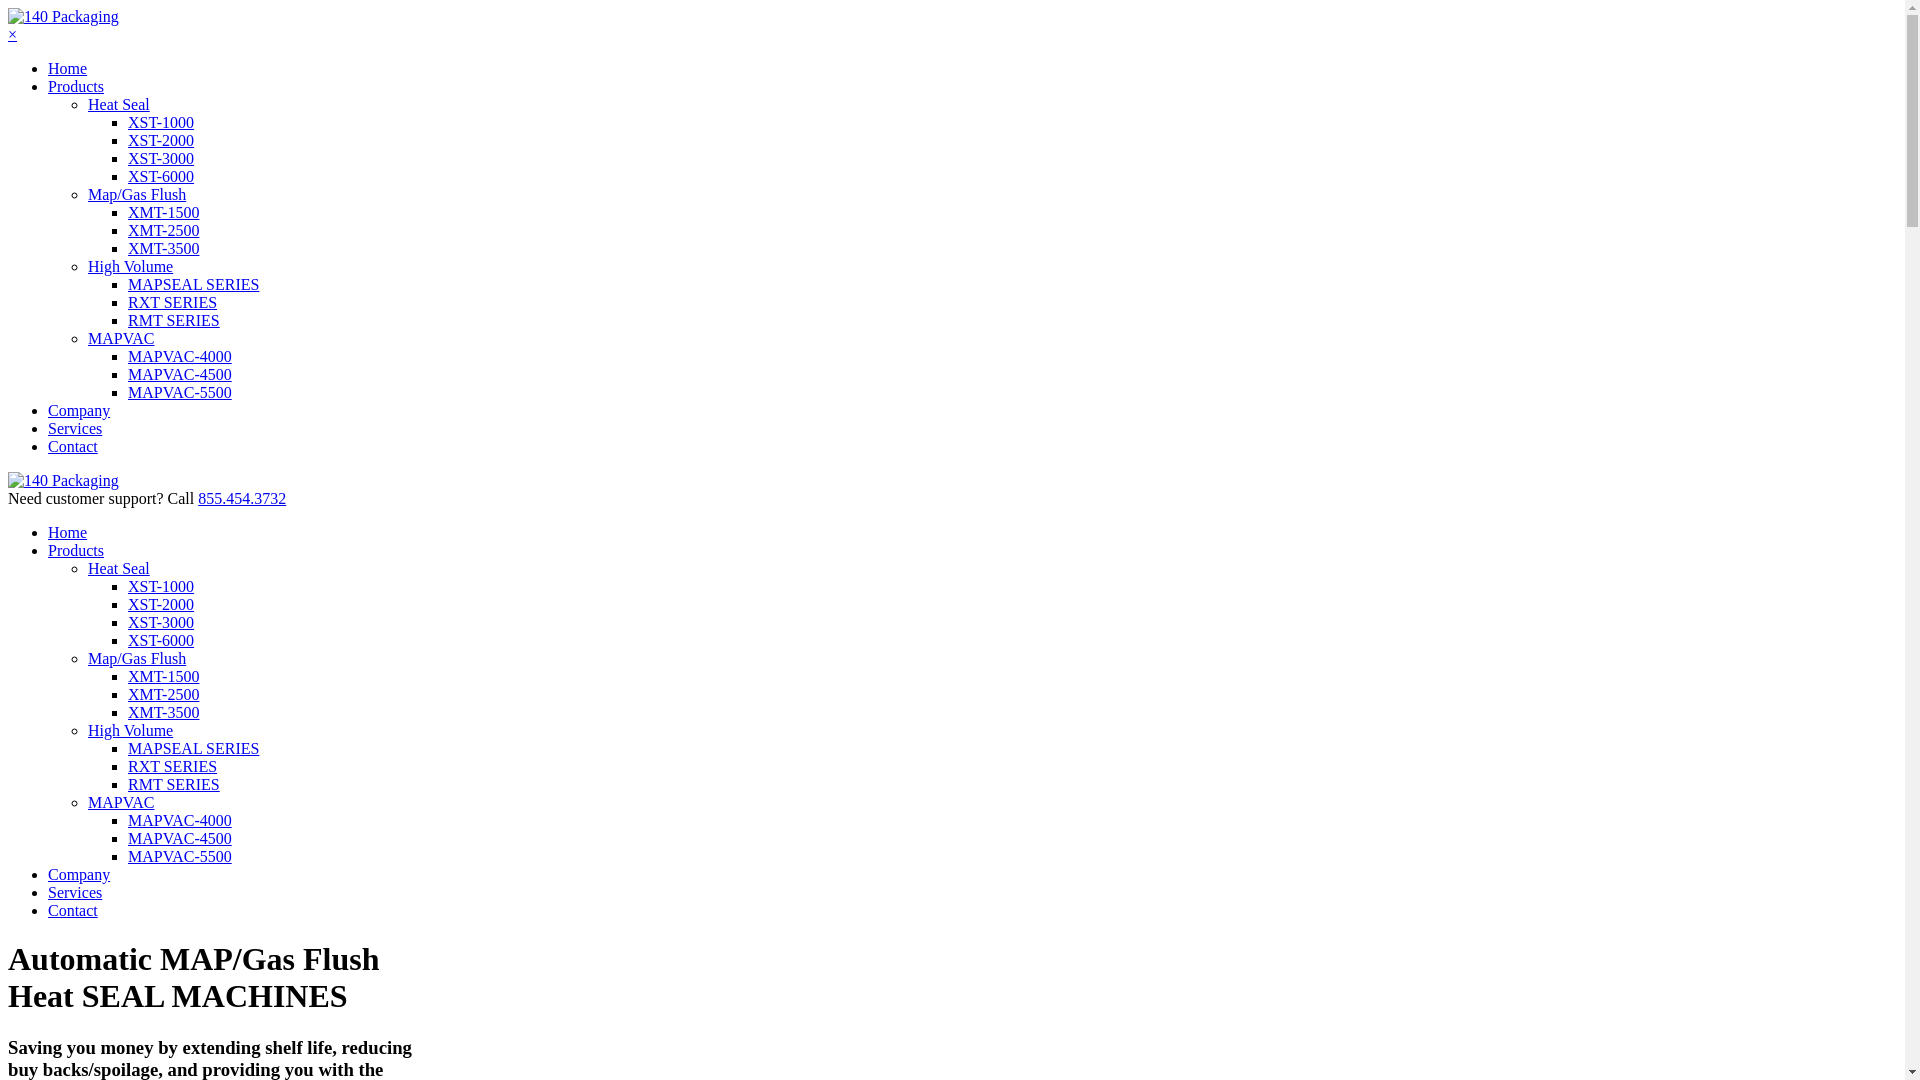  I want to click on 'MAPVAC', so click(119, 337).